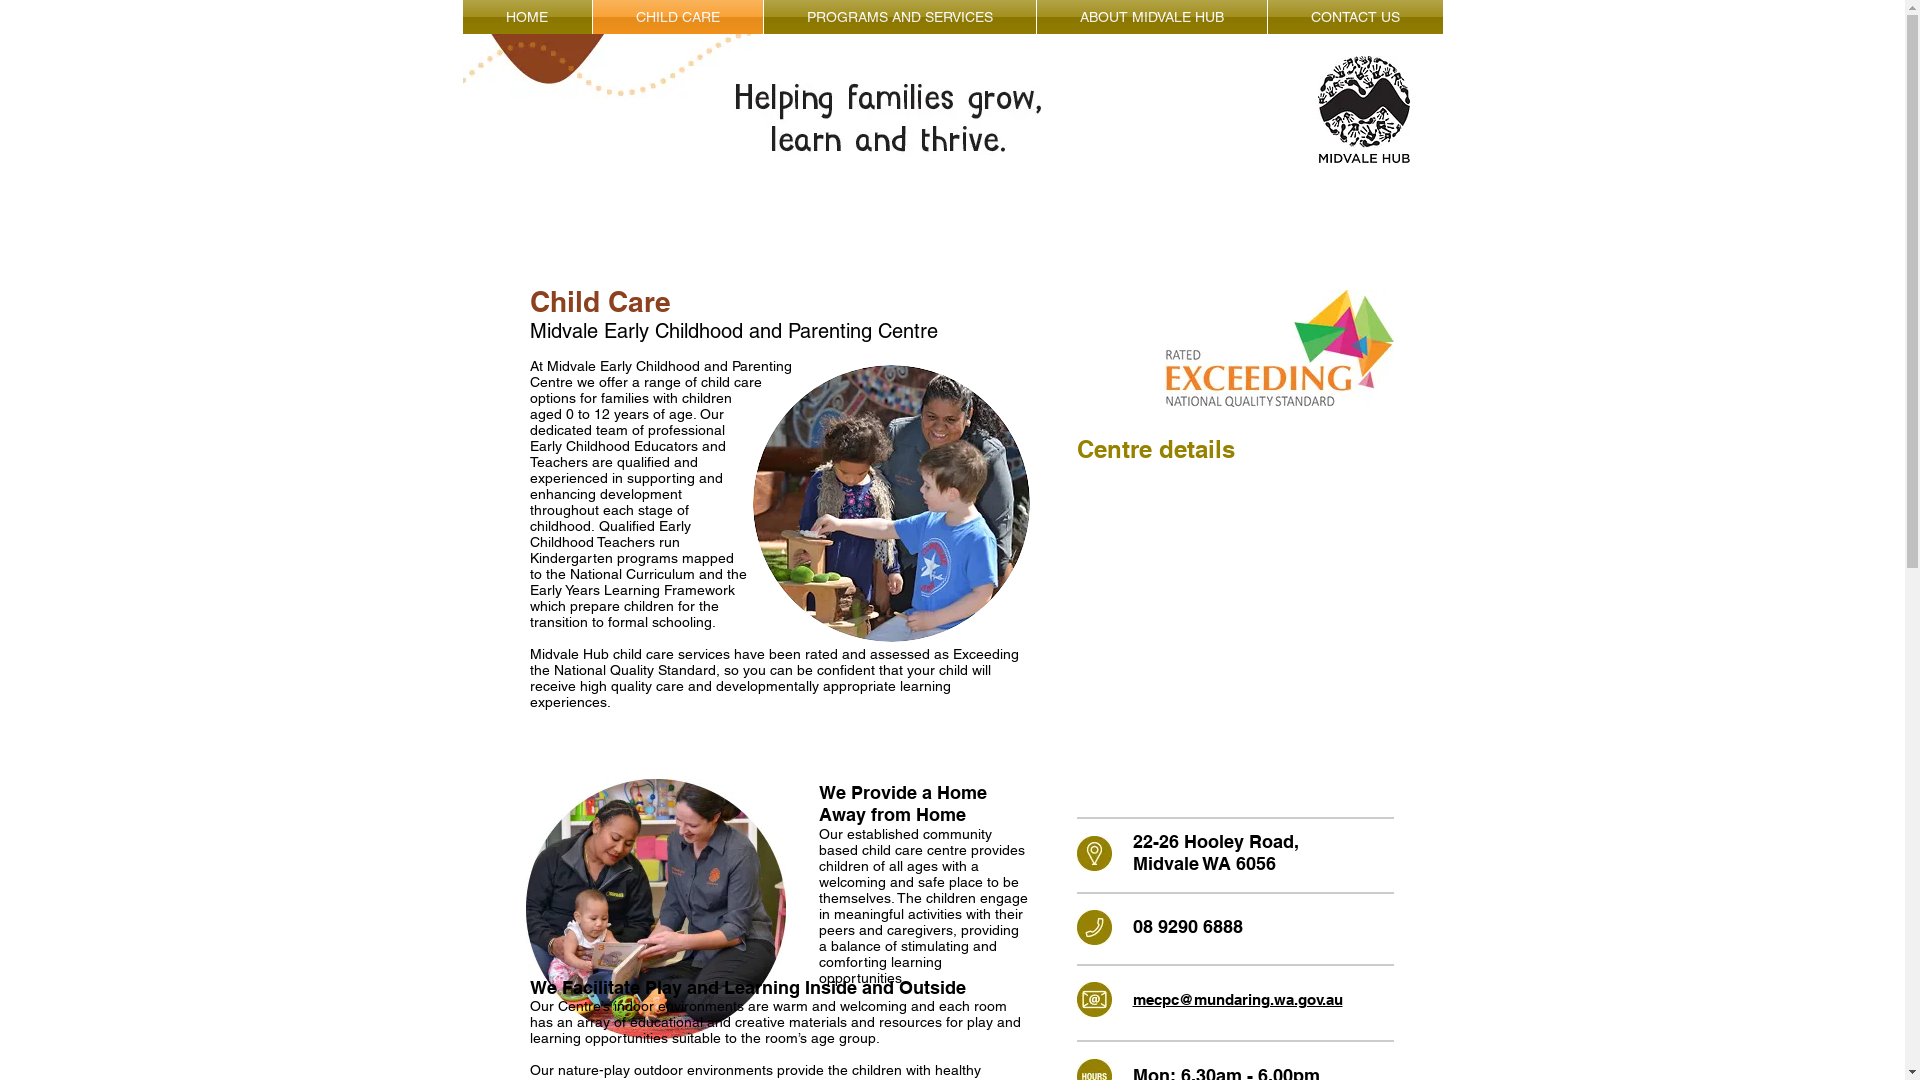 The image size is (1920, 1080). I want to click on 'PROGRAMS AND SERVICES', so click(762, 16).